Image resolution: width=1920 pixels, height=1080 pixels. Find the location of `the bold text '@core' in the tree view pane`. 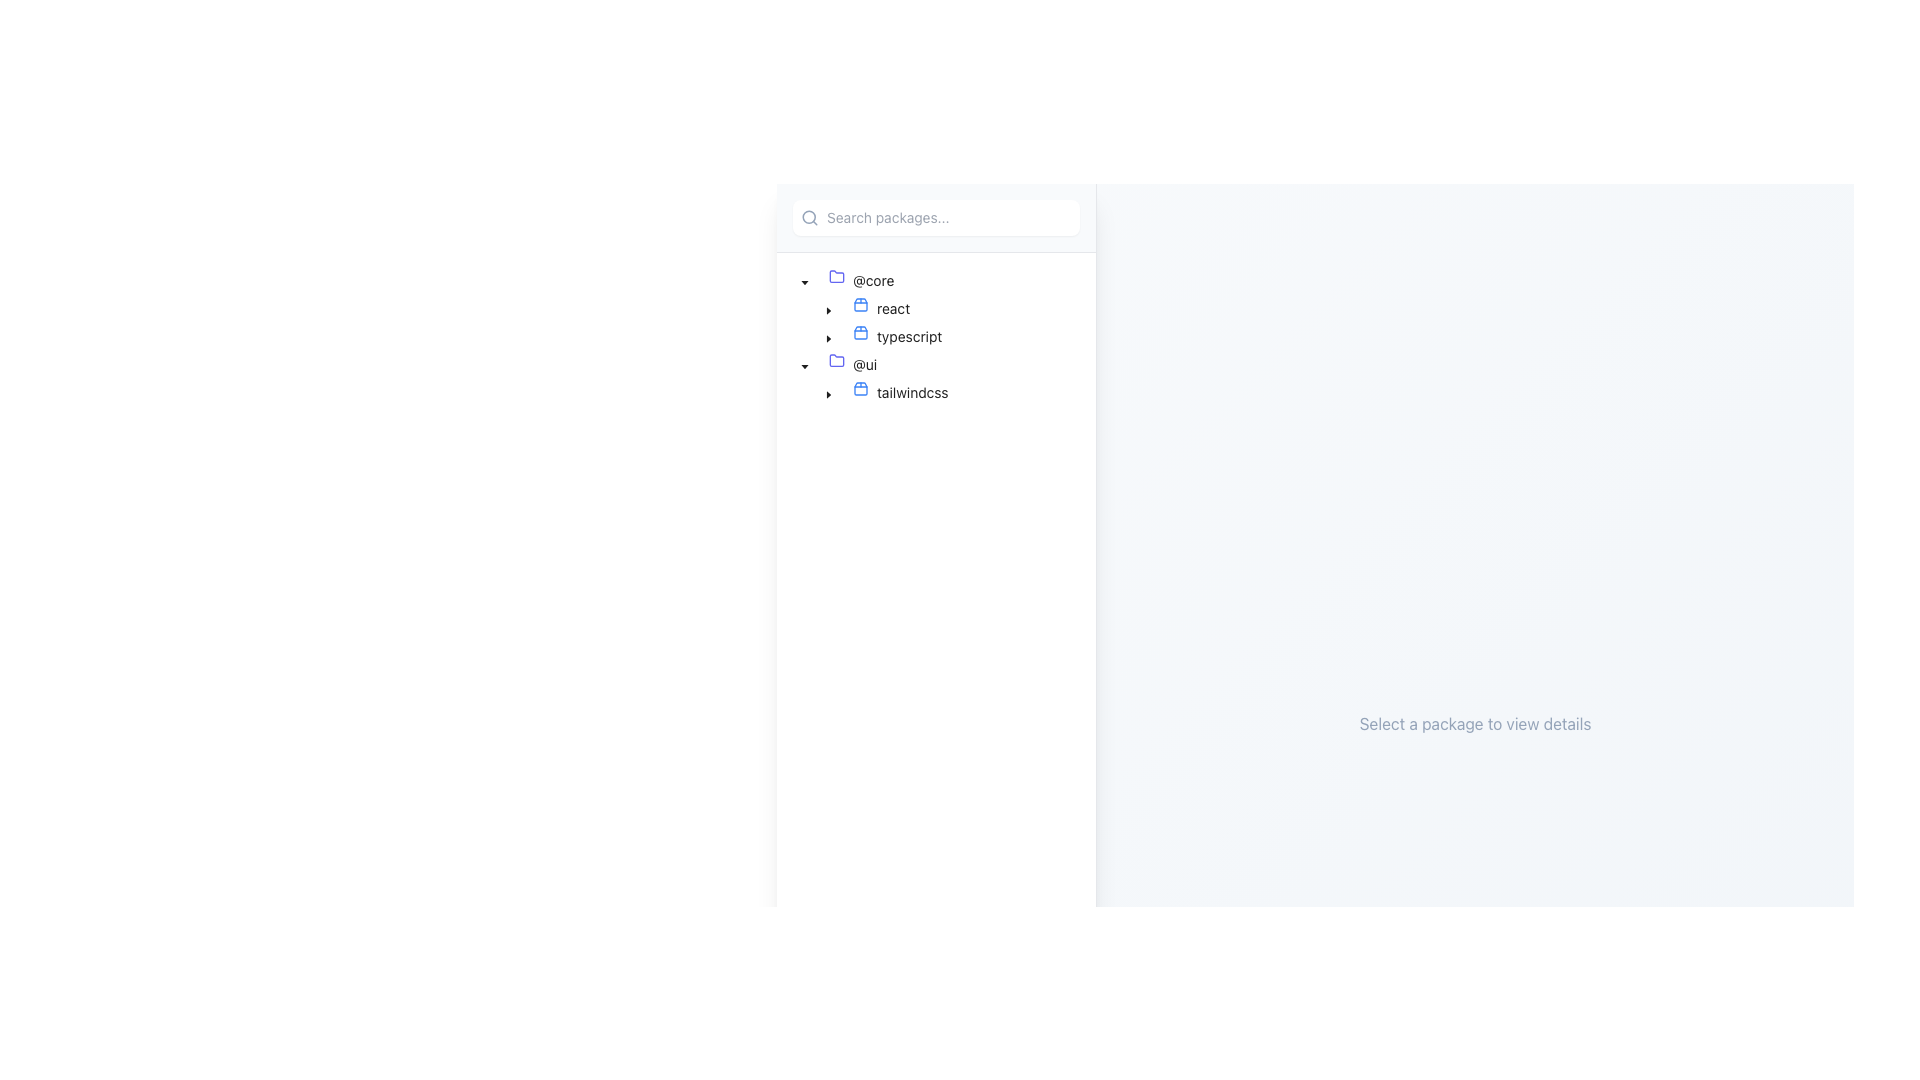

the bold text '@core' in the tree view pane is located at coordinates (861, 281).